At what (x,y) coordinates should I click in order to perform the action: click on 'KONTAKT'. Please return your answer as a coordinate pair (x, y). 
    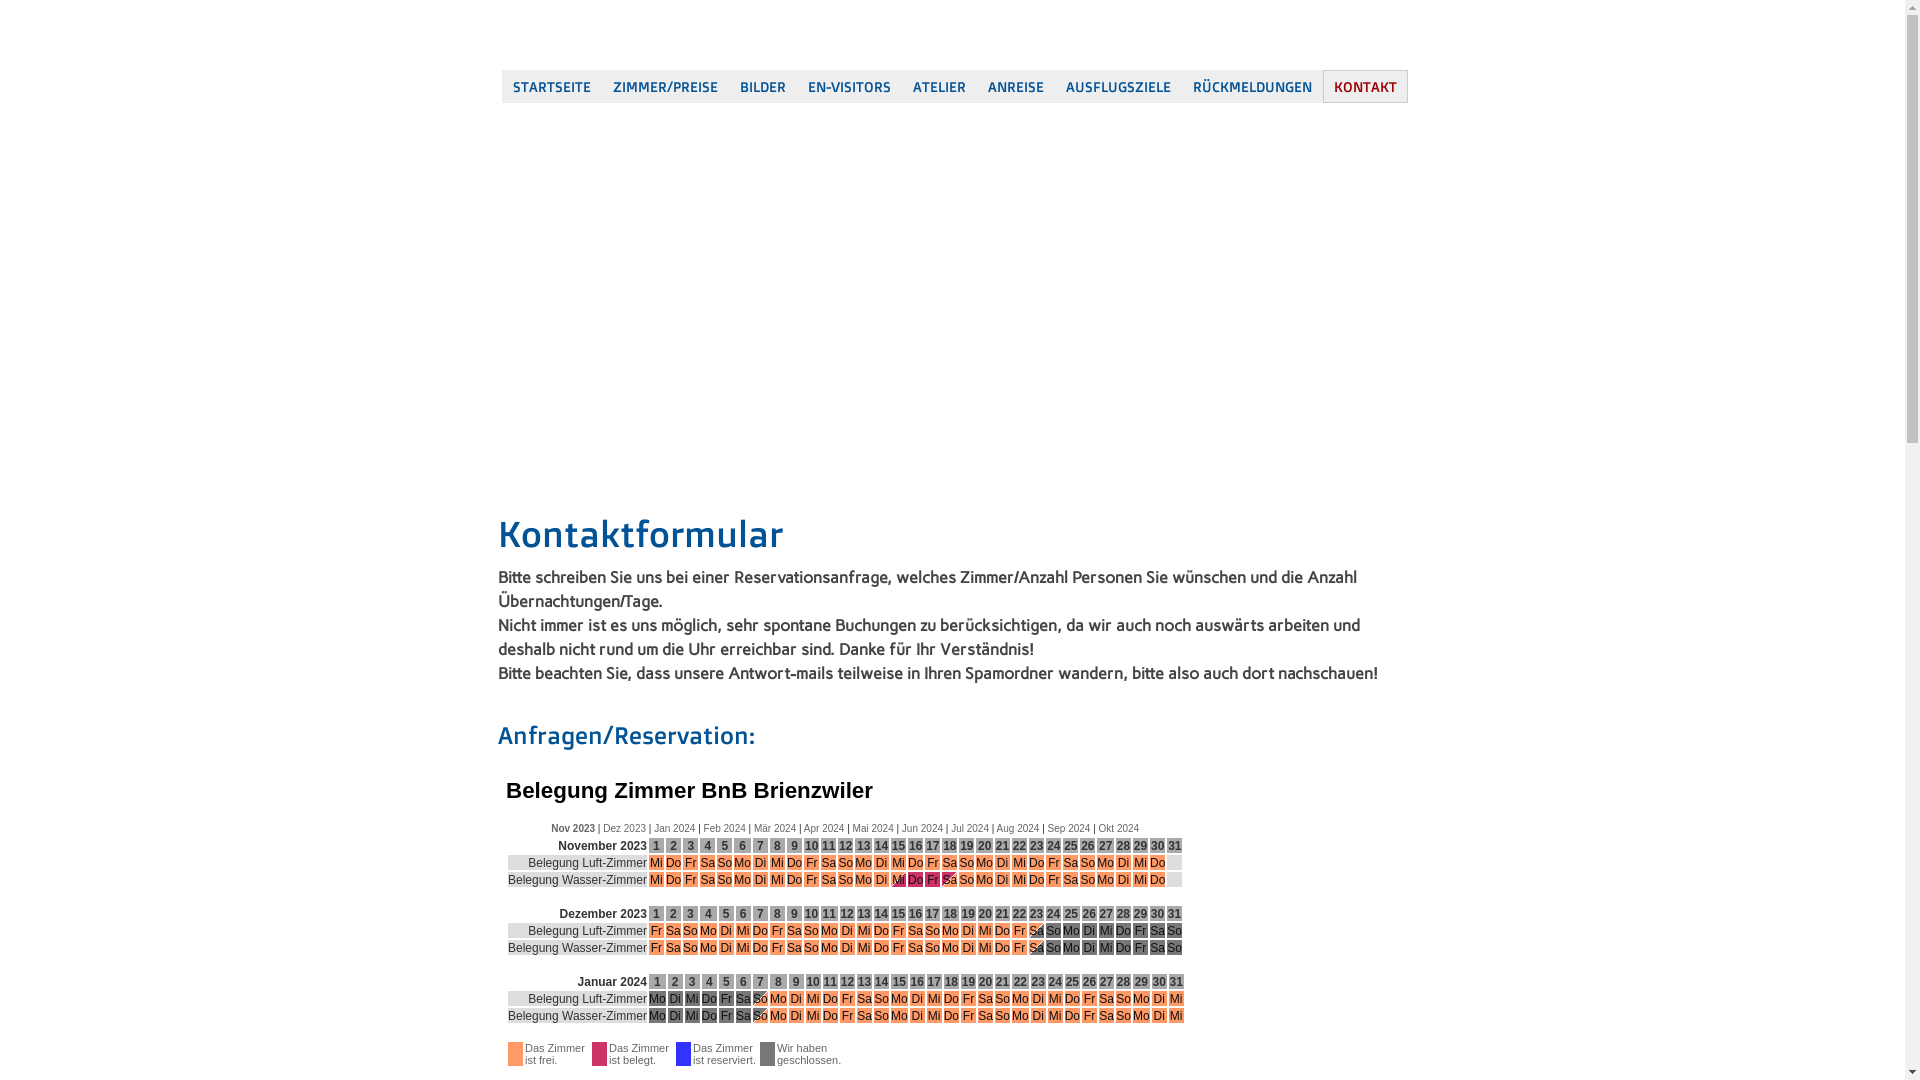
    Looking at the image, I should click on (1363, 85).